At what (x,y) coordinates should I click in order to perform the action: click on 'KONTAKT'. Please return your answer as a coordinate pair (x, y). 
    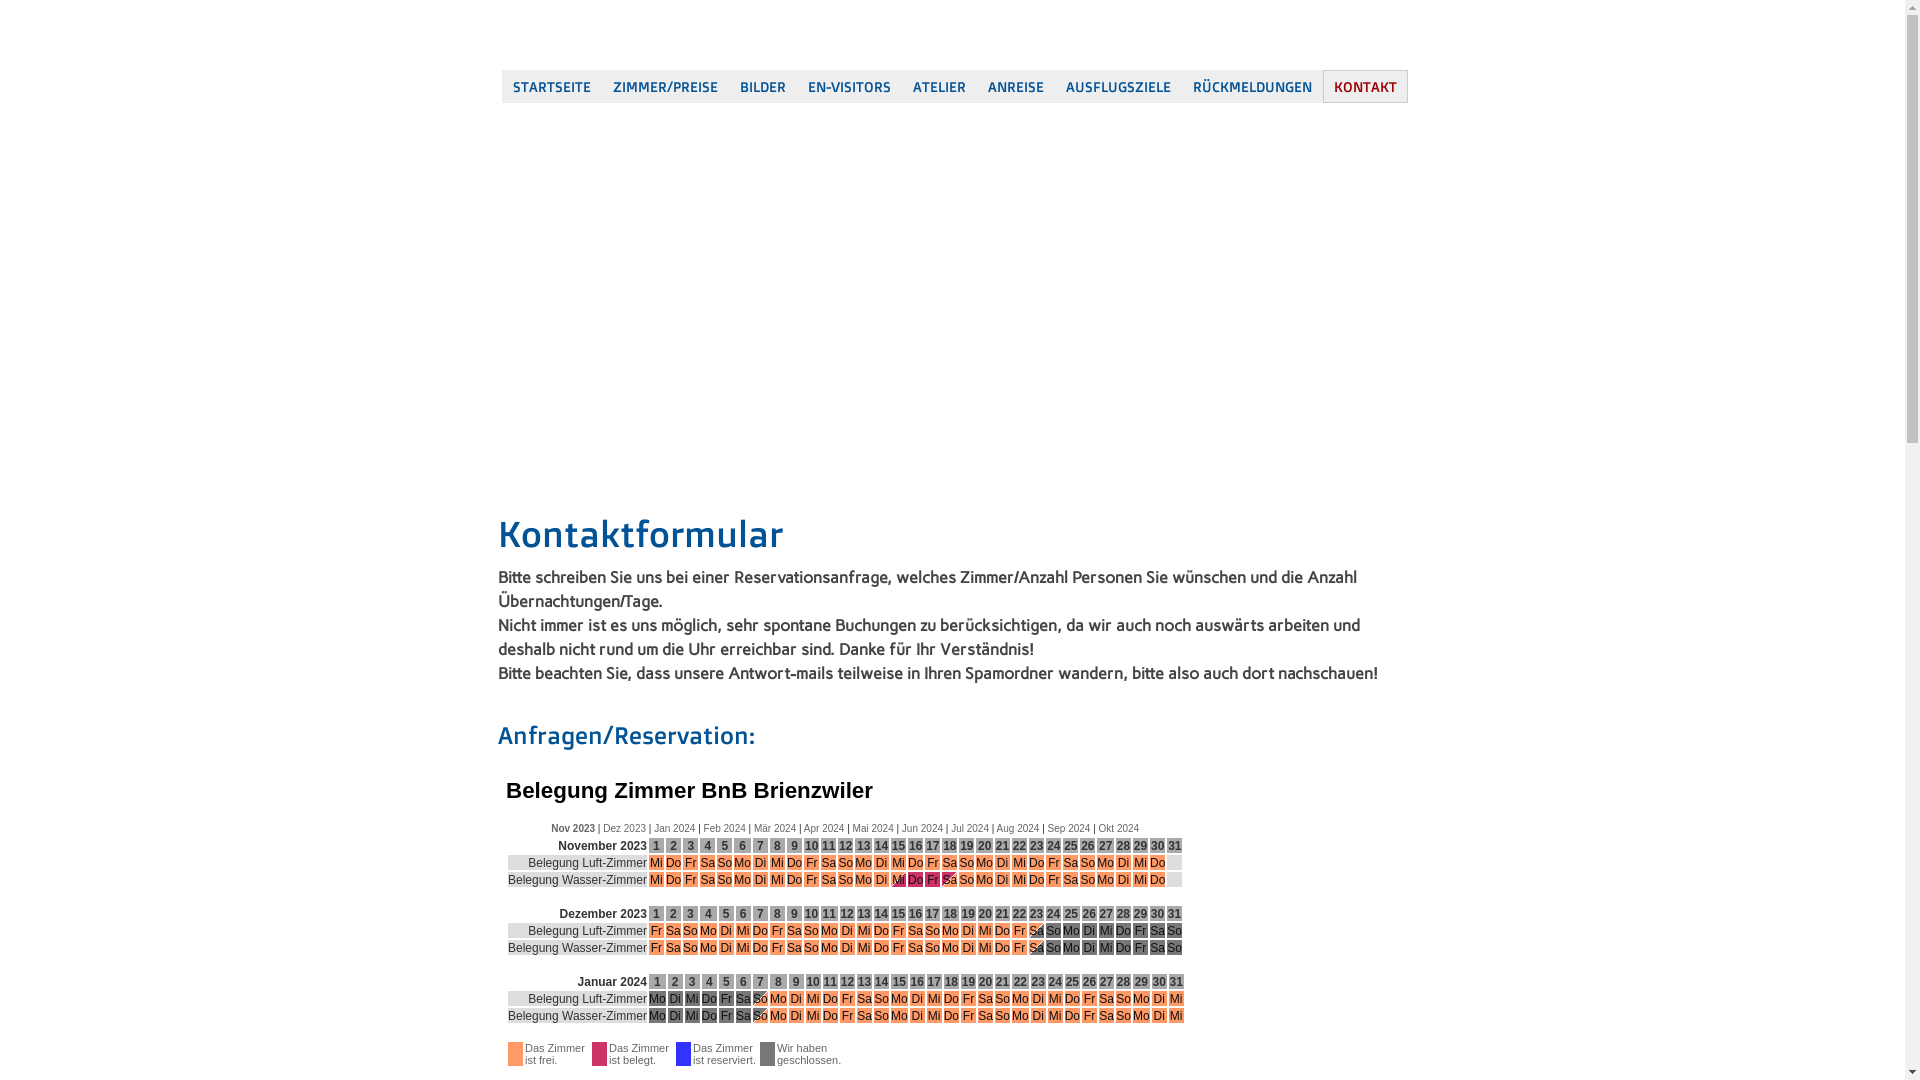
    Looking at the image, I should click on (1363, 85).